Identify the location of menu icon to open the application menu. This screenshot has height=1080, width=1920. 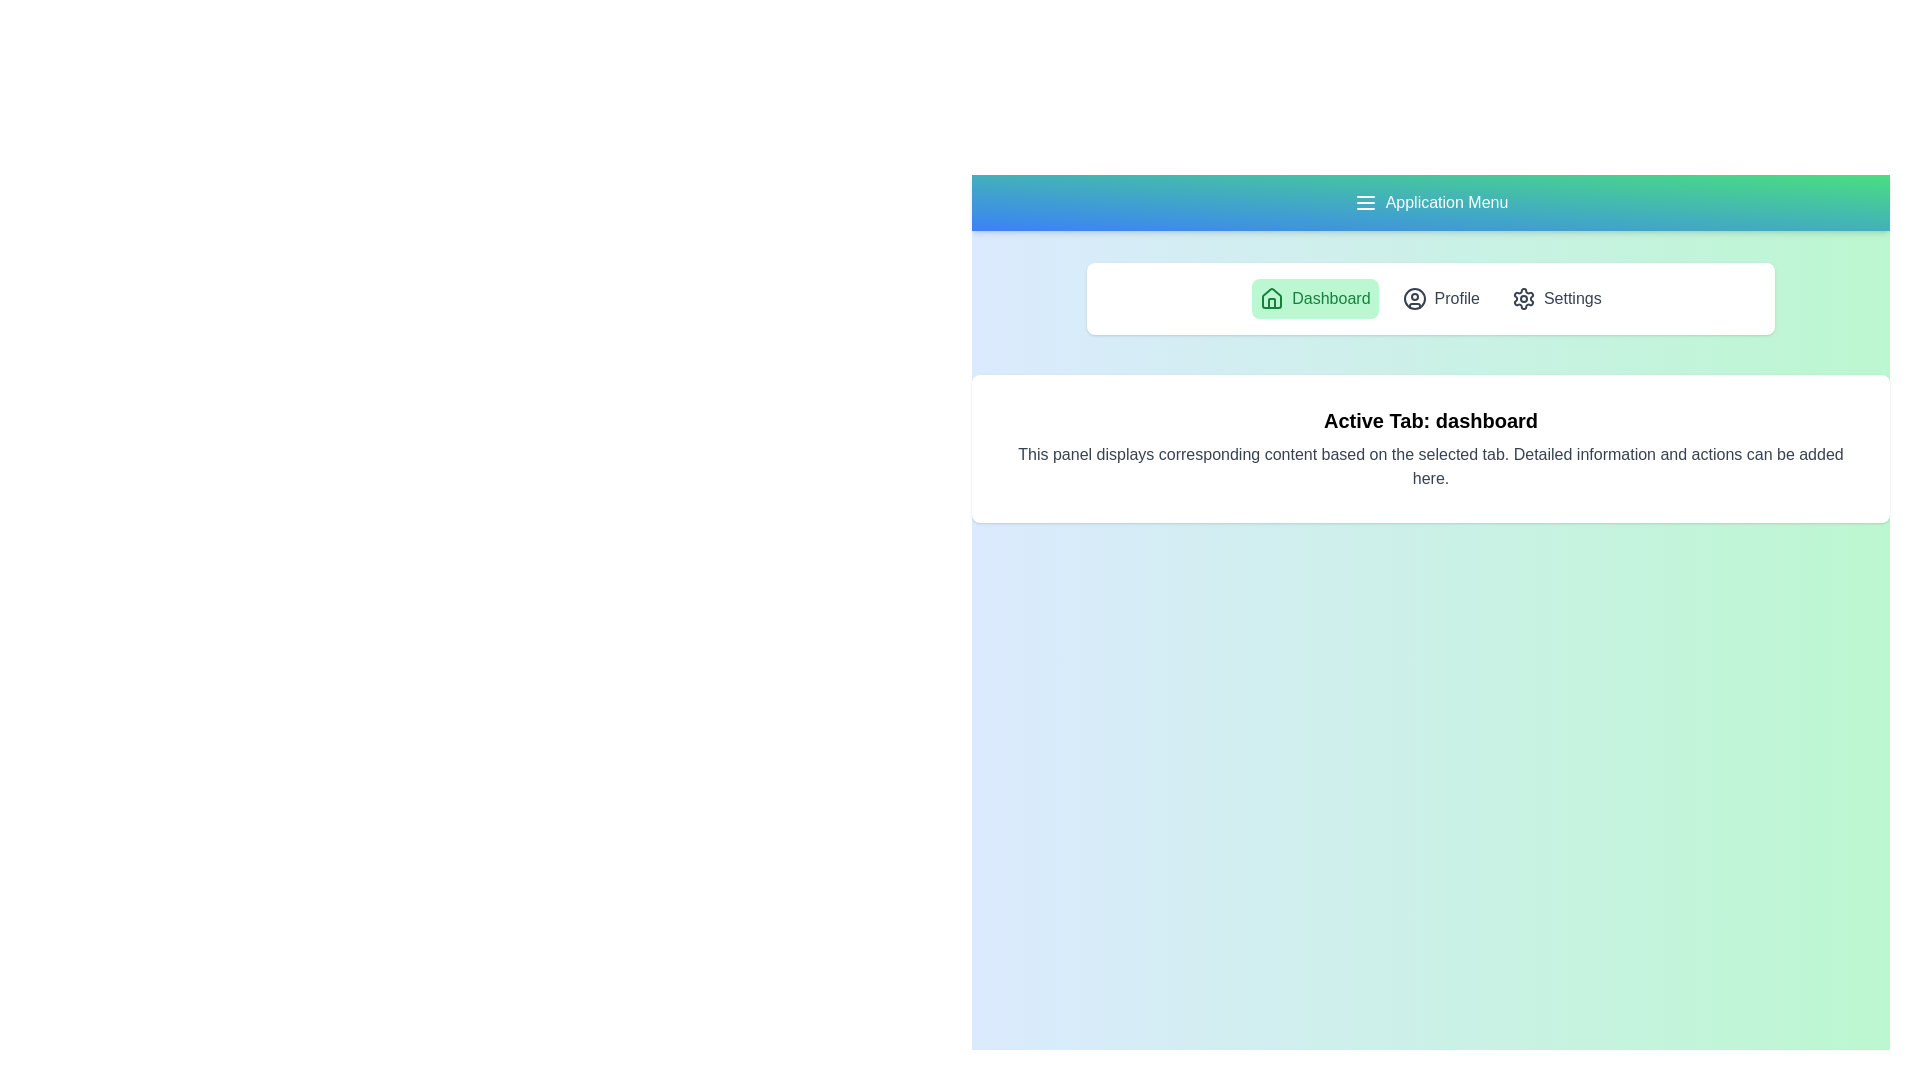
(1364, 203).